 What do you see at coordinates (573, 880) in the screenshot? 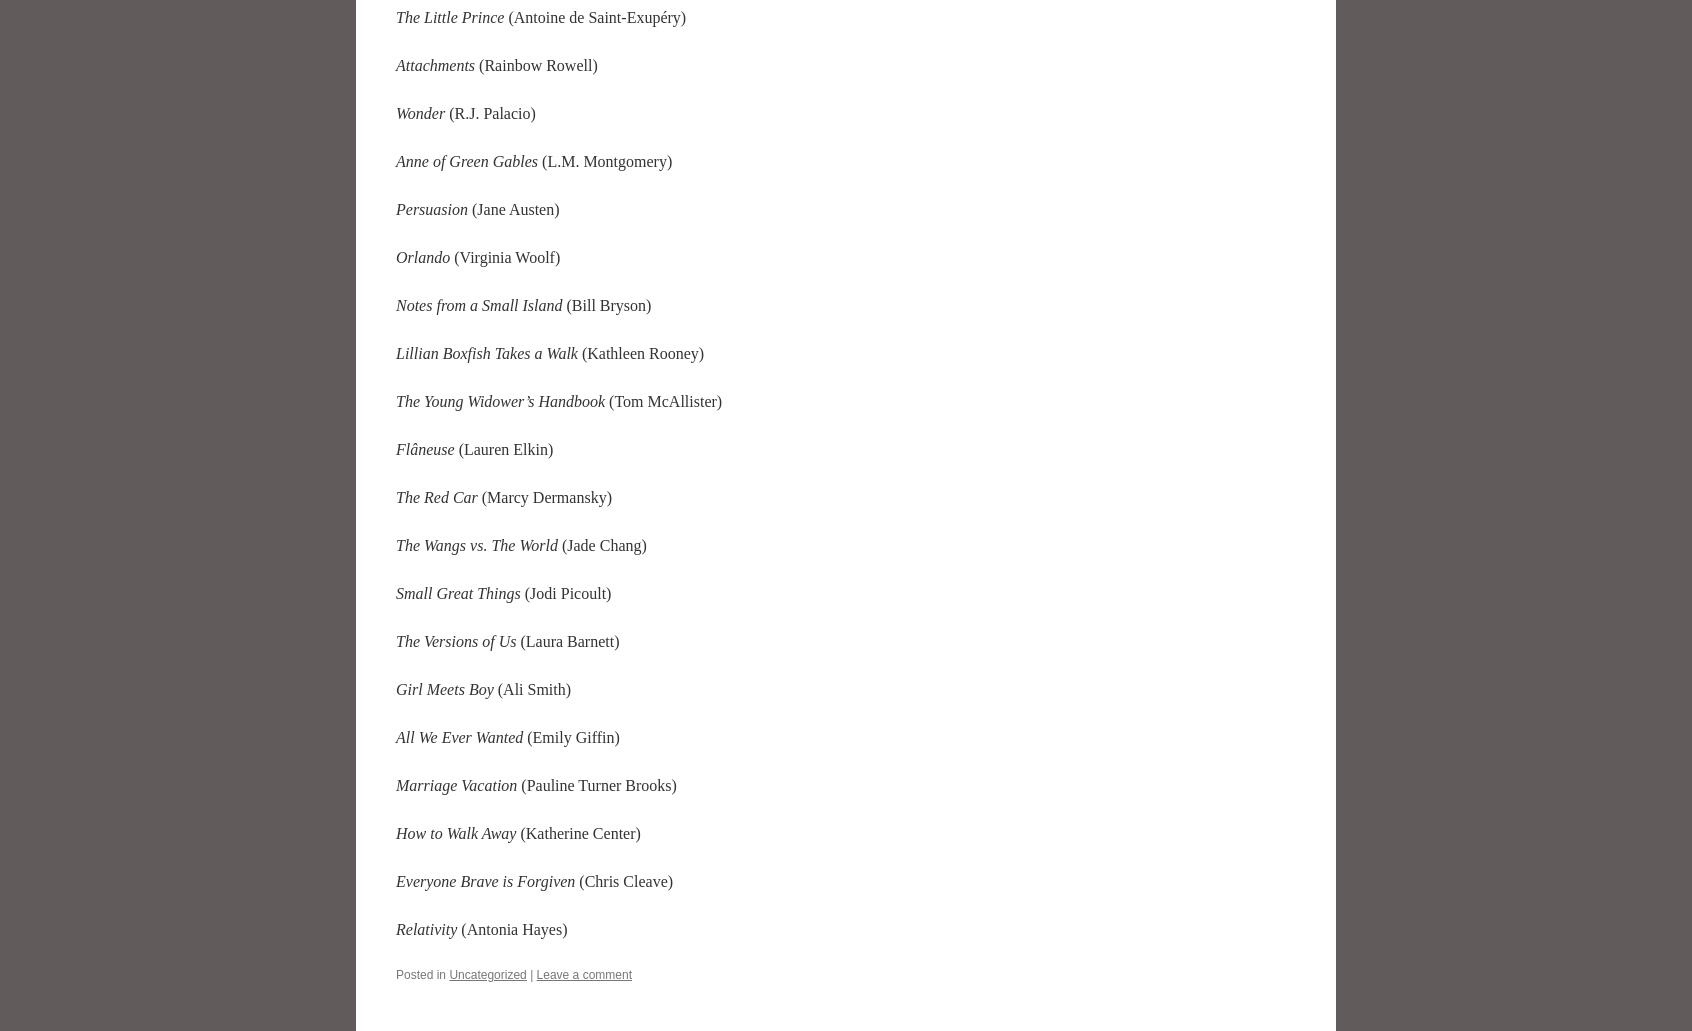
I see `'(Chris Cleave)'` at bounding box center [573, 880].